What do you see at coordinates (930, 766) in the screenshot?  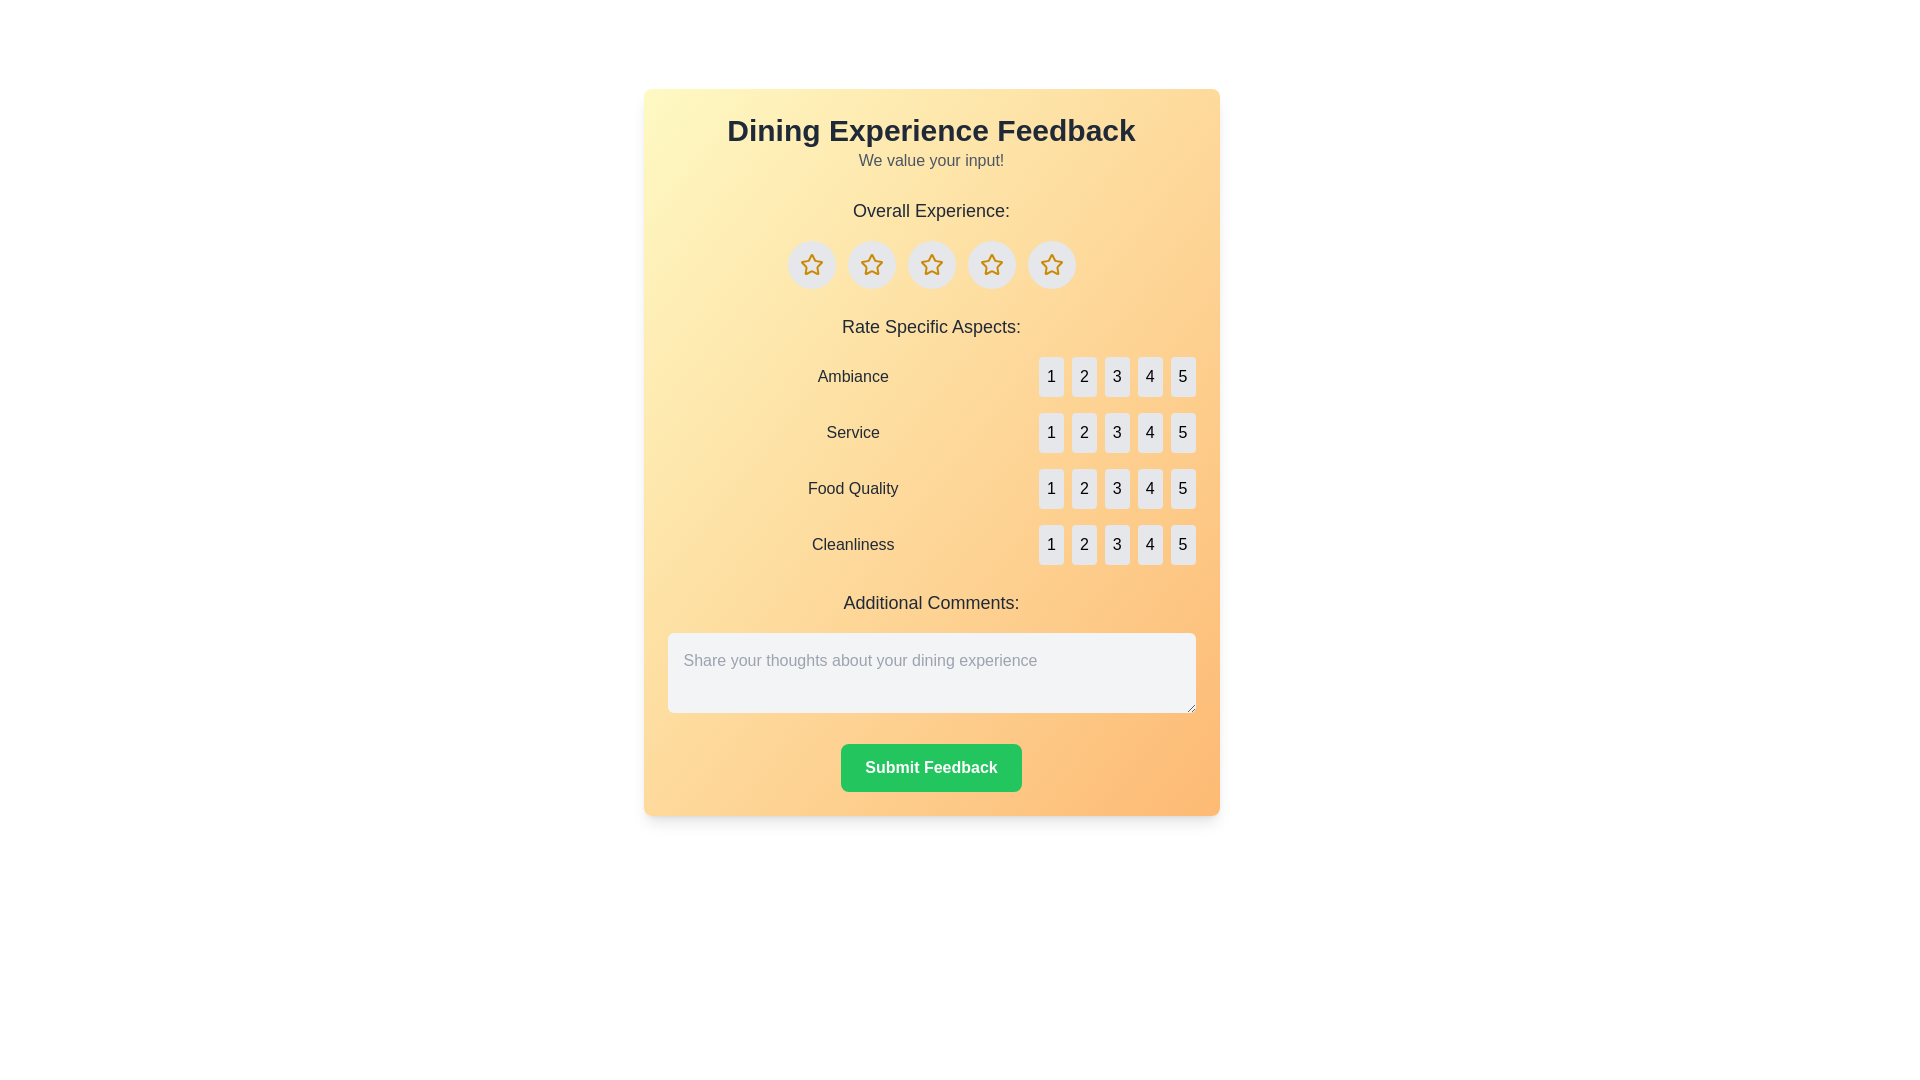 I see `the feedback submission button located at the bottom of the feedback form` at bounding box center [930, 766].